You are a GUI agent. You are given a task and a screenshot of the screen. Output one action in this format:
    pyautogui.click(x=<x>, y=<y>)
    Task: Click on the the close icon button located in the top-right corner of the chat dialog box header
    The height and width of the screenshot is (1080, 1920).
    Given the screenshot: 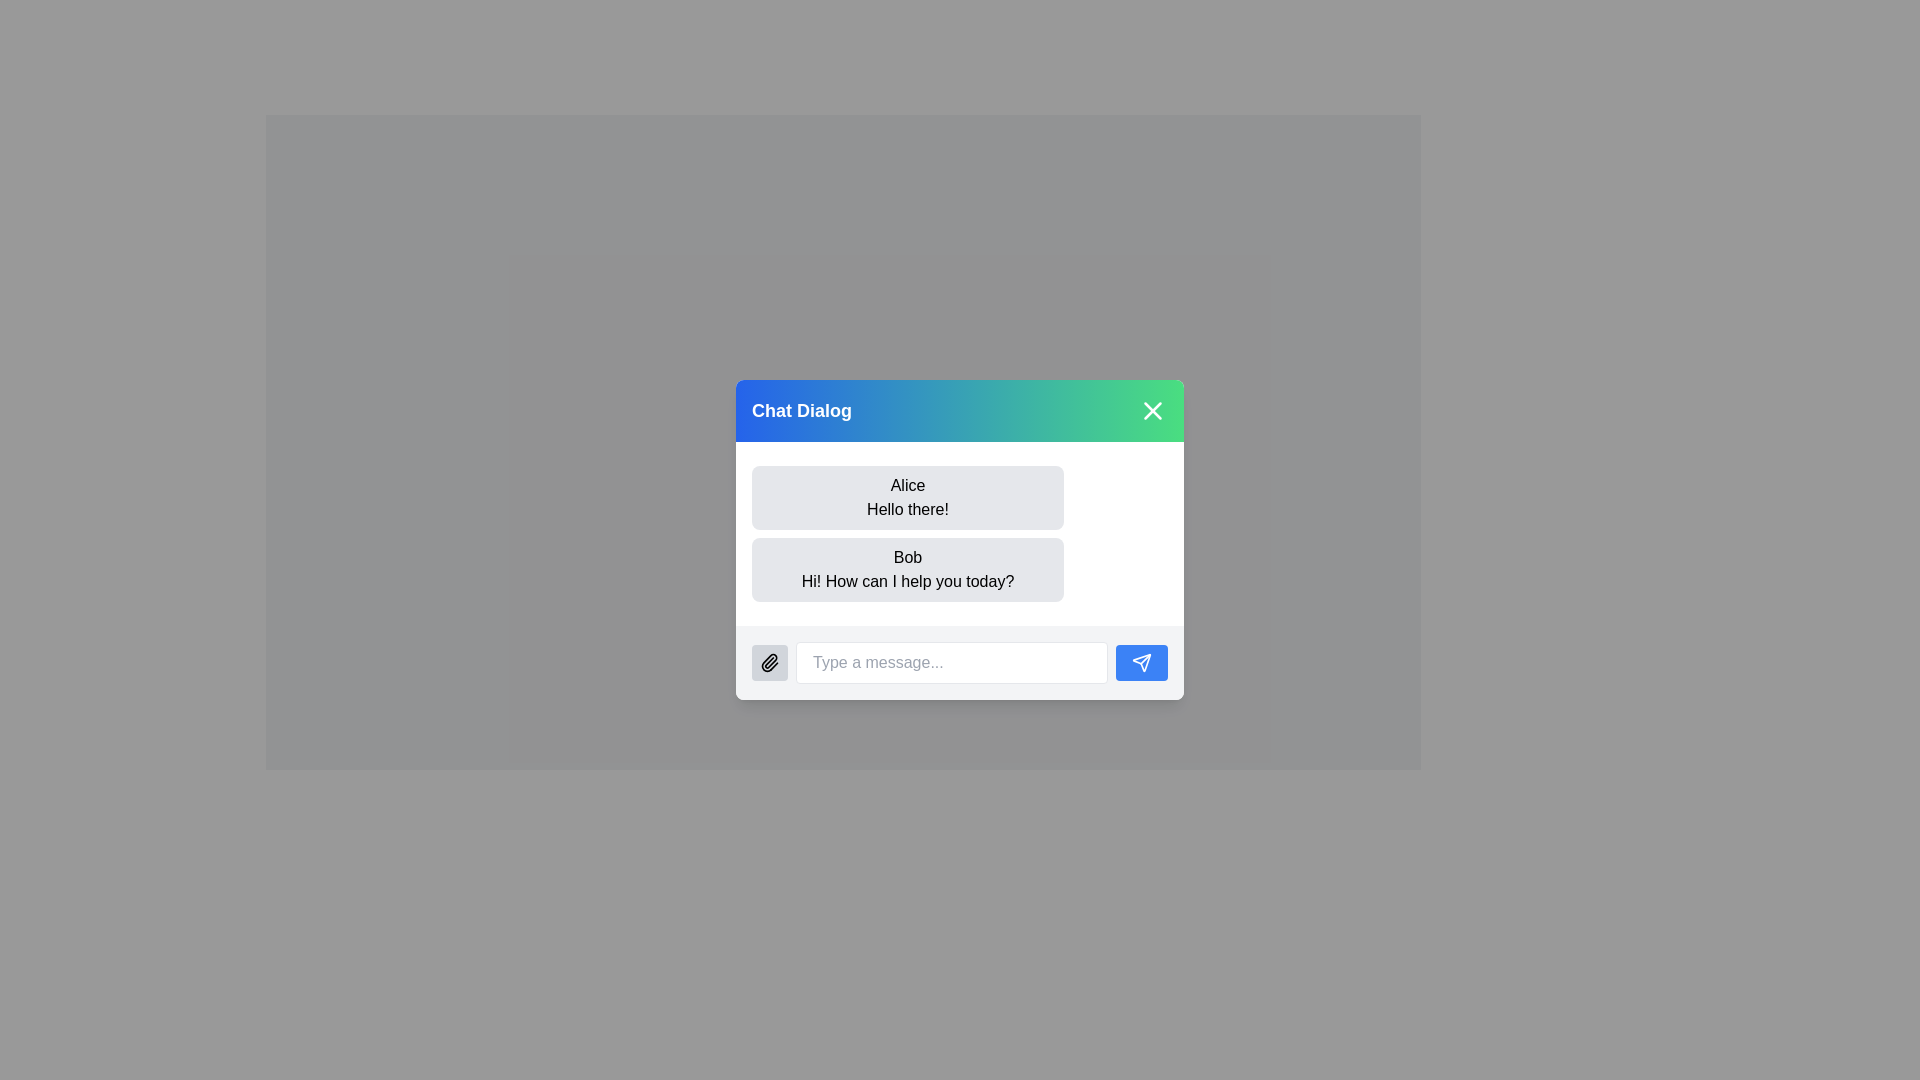 What is the action you would take?
    pyautogui.click(x=1152, y=410)
    